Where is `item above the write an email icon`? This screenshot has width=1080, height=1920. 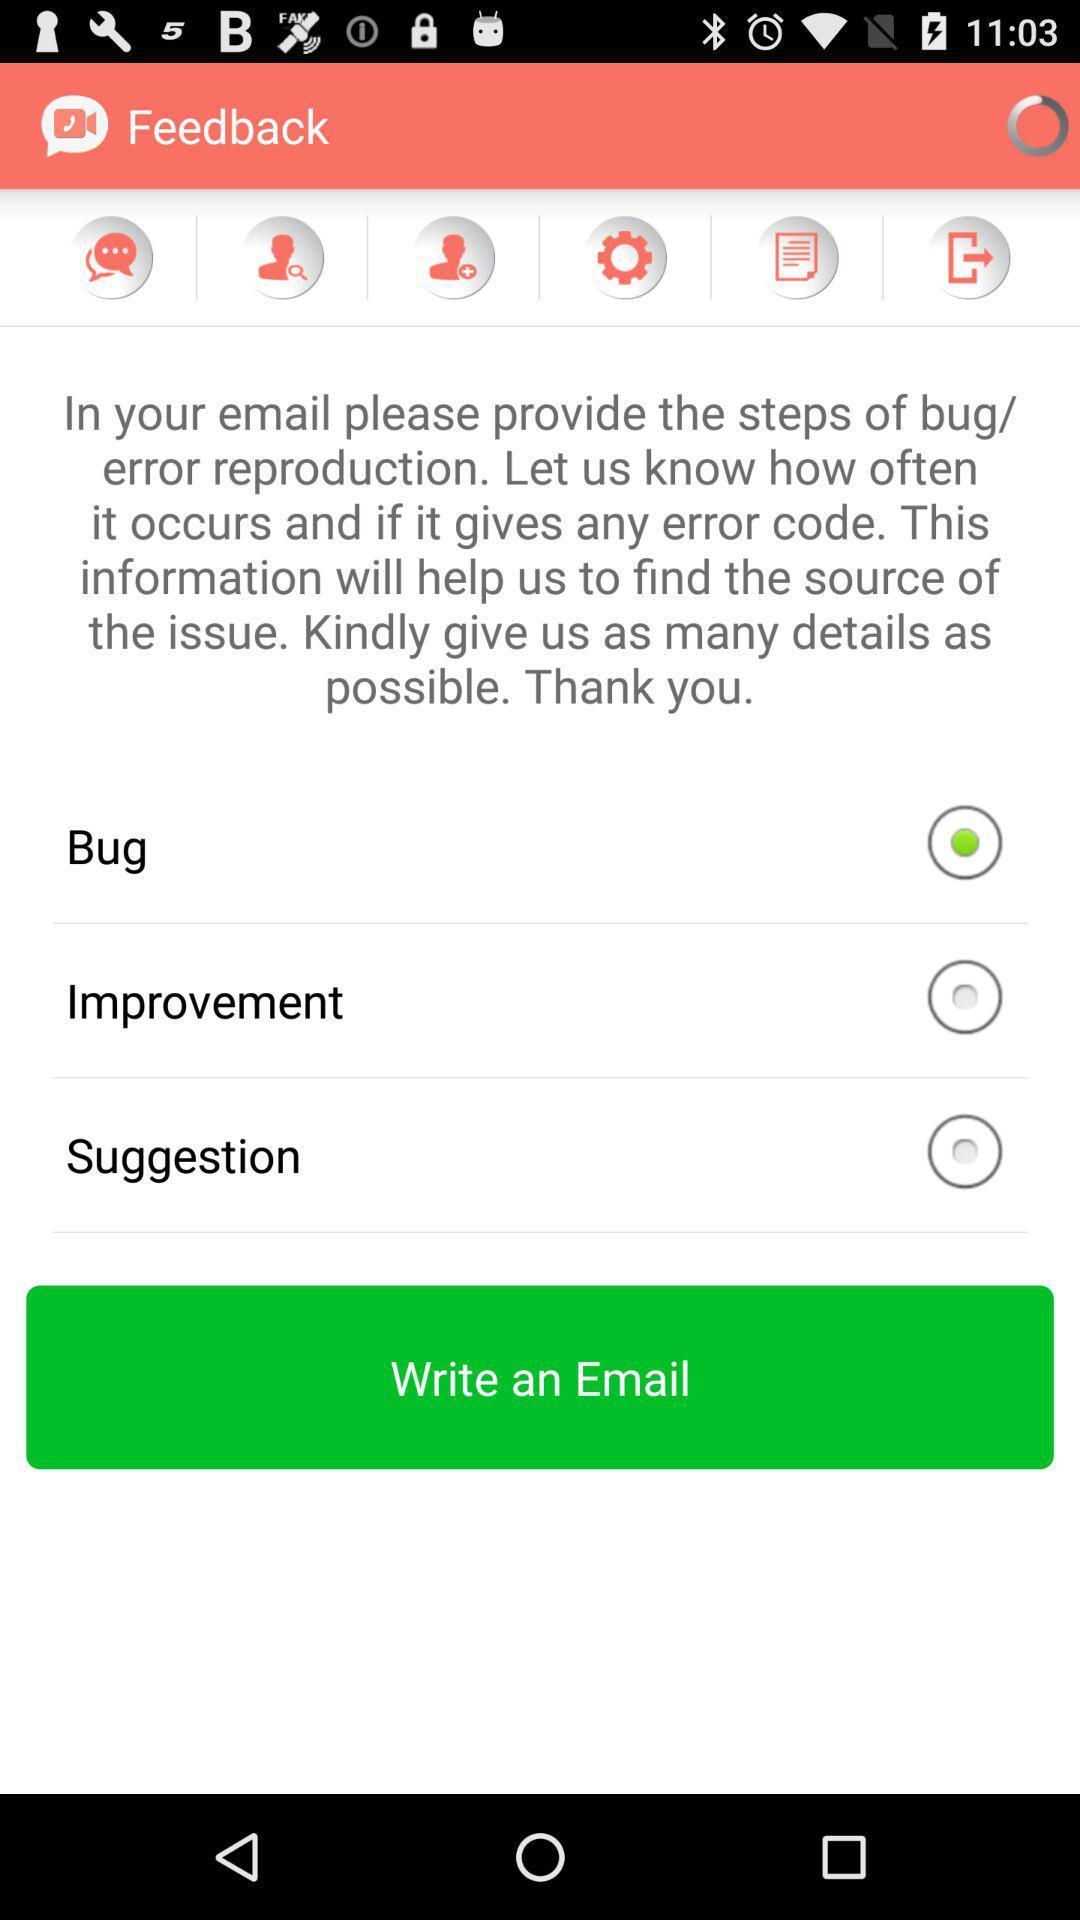
item above the write an email icon is located at coordinates (540, 1155).